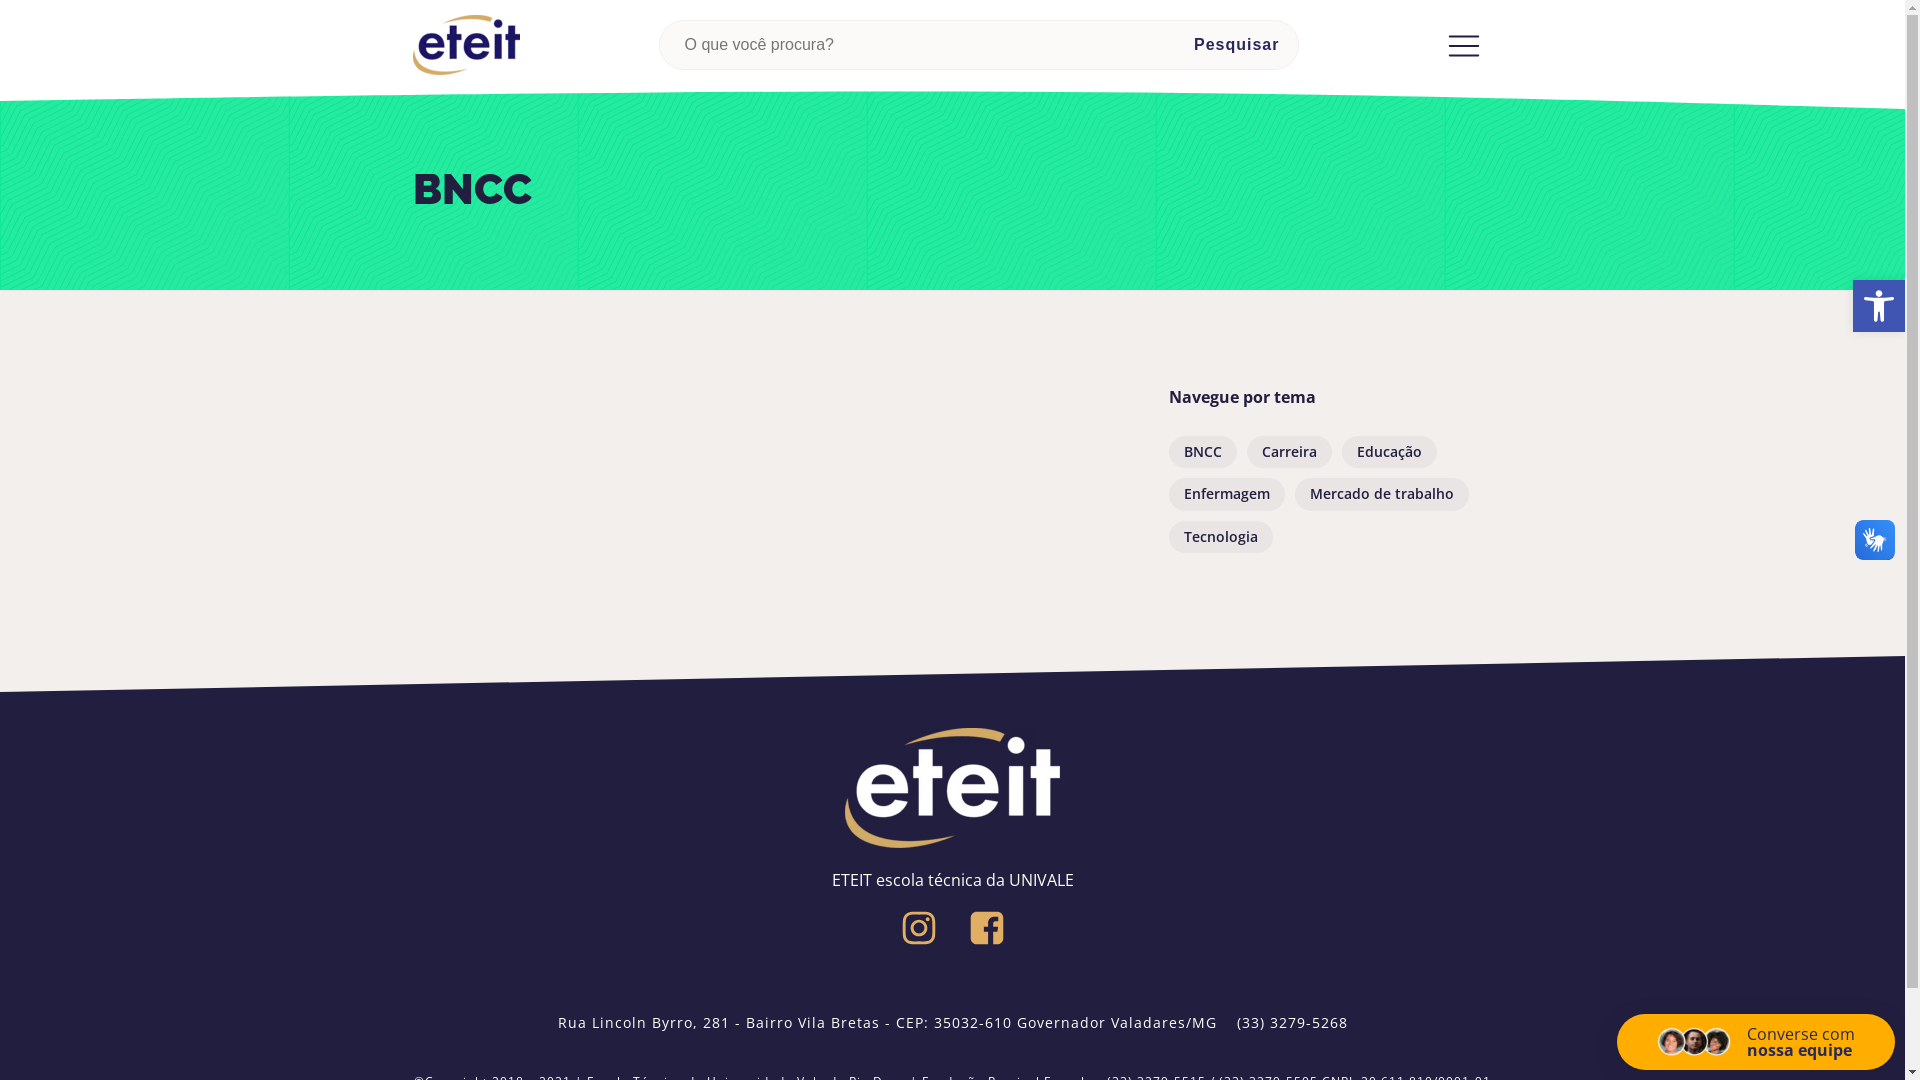  What do you see at coordinates (1380, 493) in the screenshot?
I see `'Mercado de trabalho'` at bounding box center [1380, 493].